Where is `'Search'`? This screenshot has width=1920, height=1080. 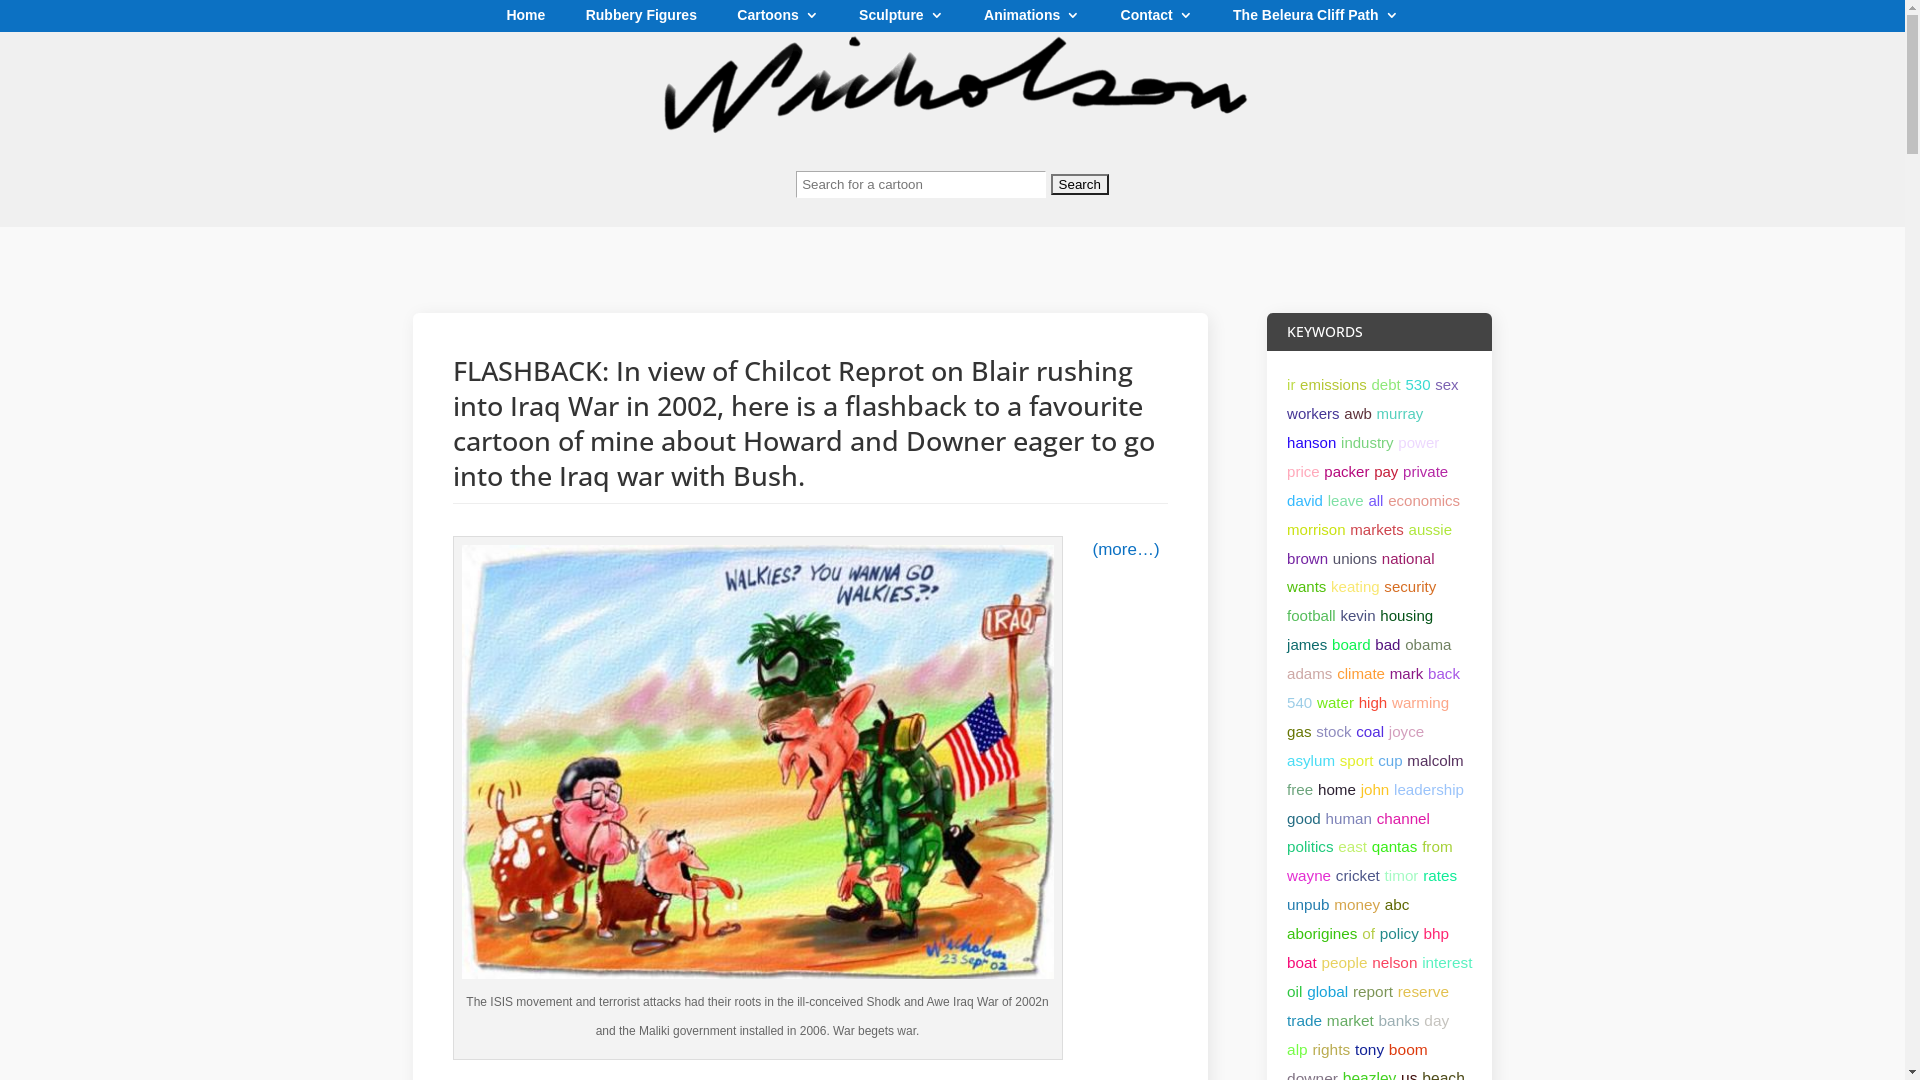 'Search' is located at coordinates (1079, 184).